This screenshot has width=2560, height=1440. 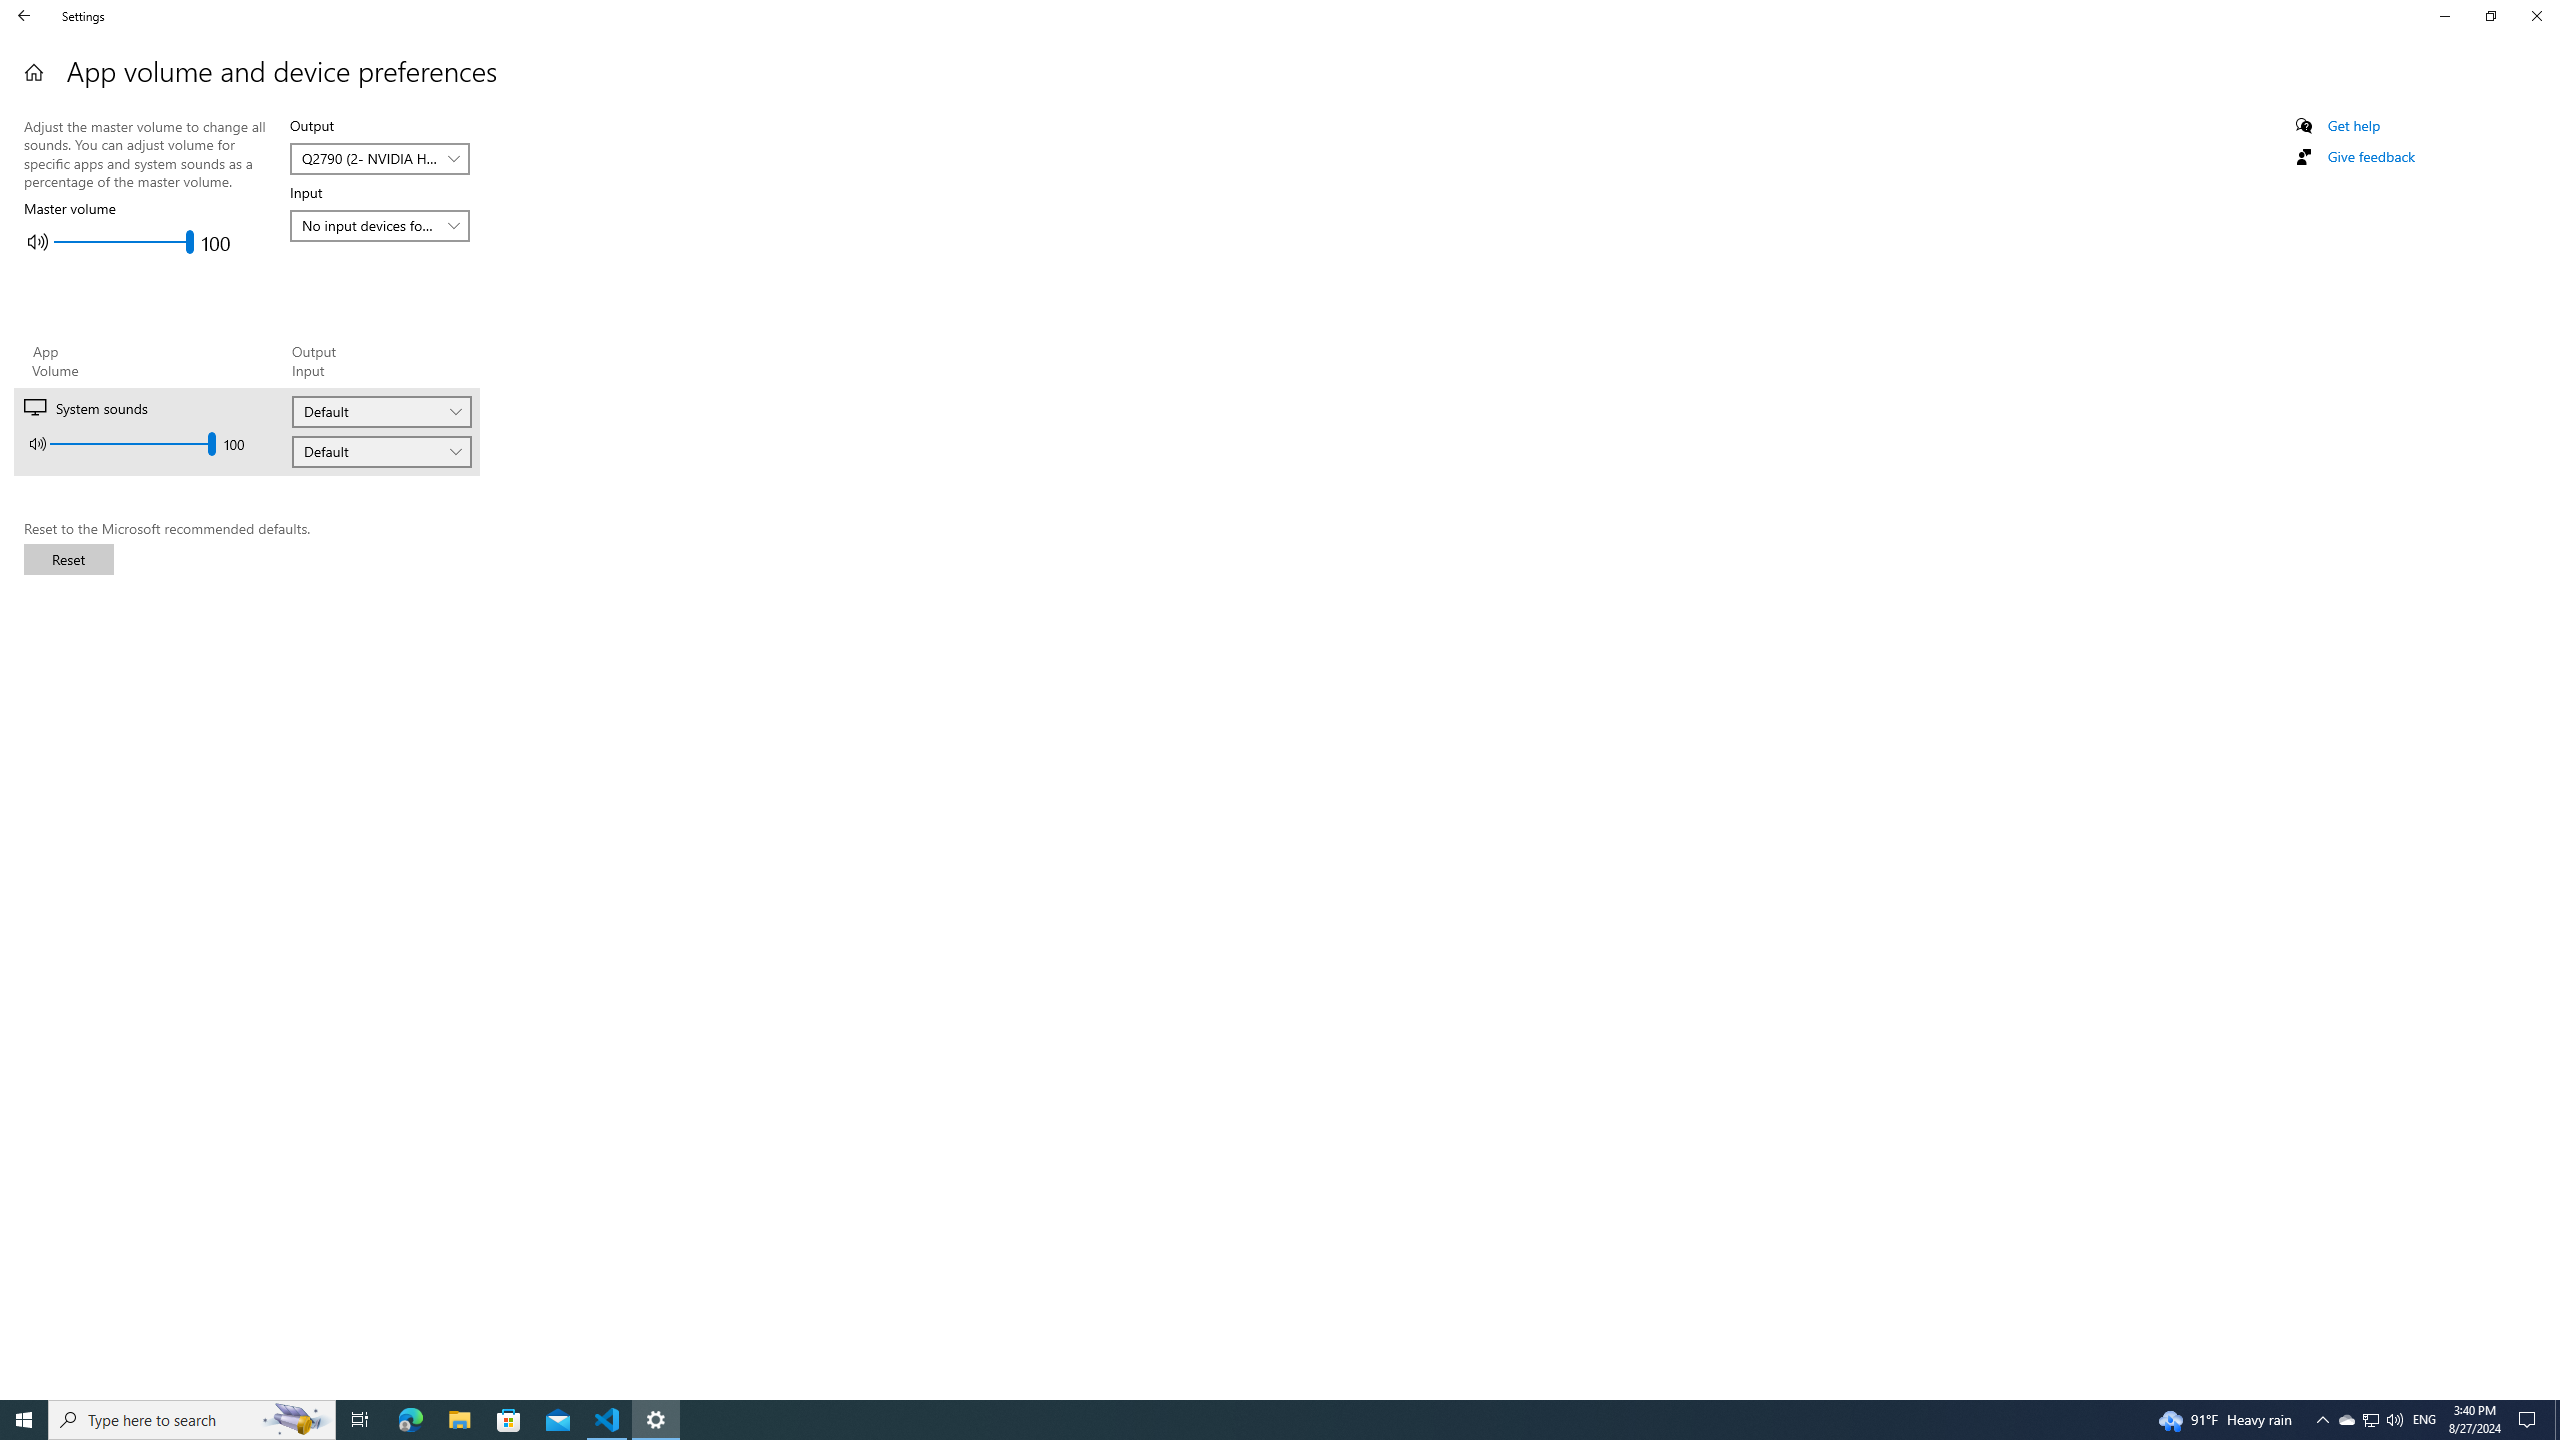 What do you see at coordinates (607, 1418) in the screenshot?
I see `'Visual Studio Code - 1 running window'` at bounding box center [607, 1418].